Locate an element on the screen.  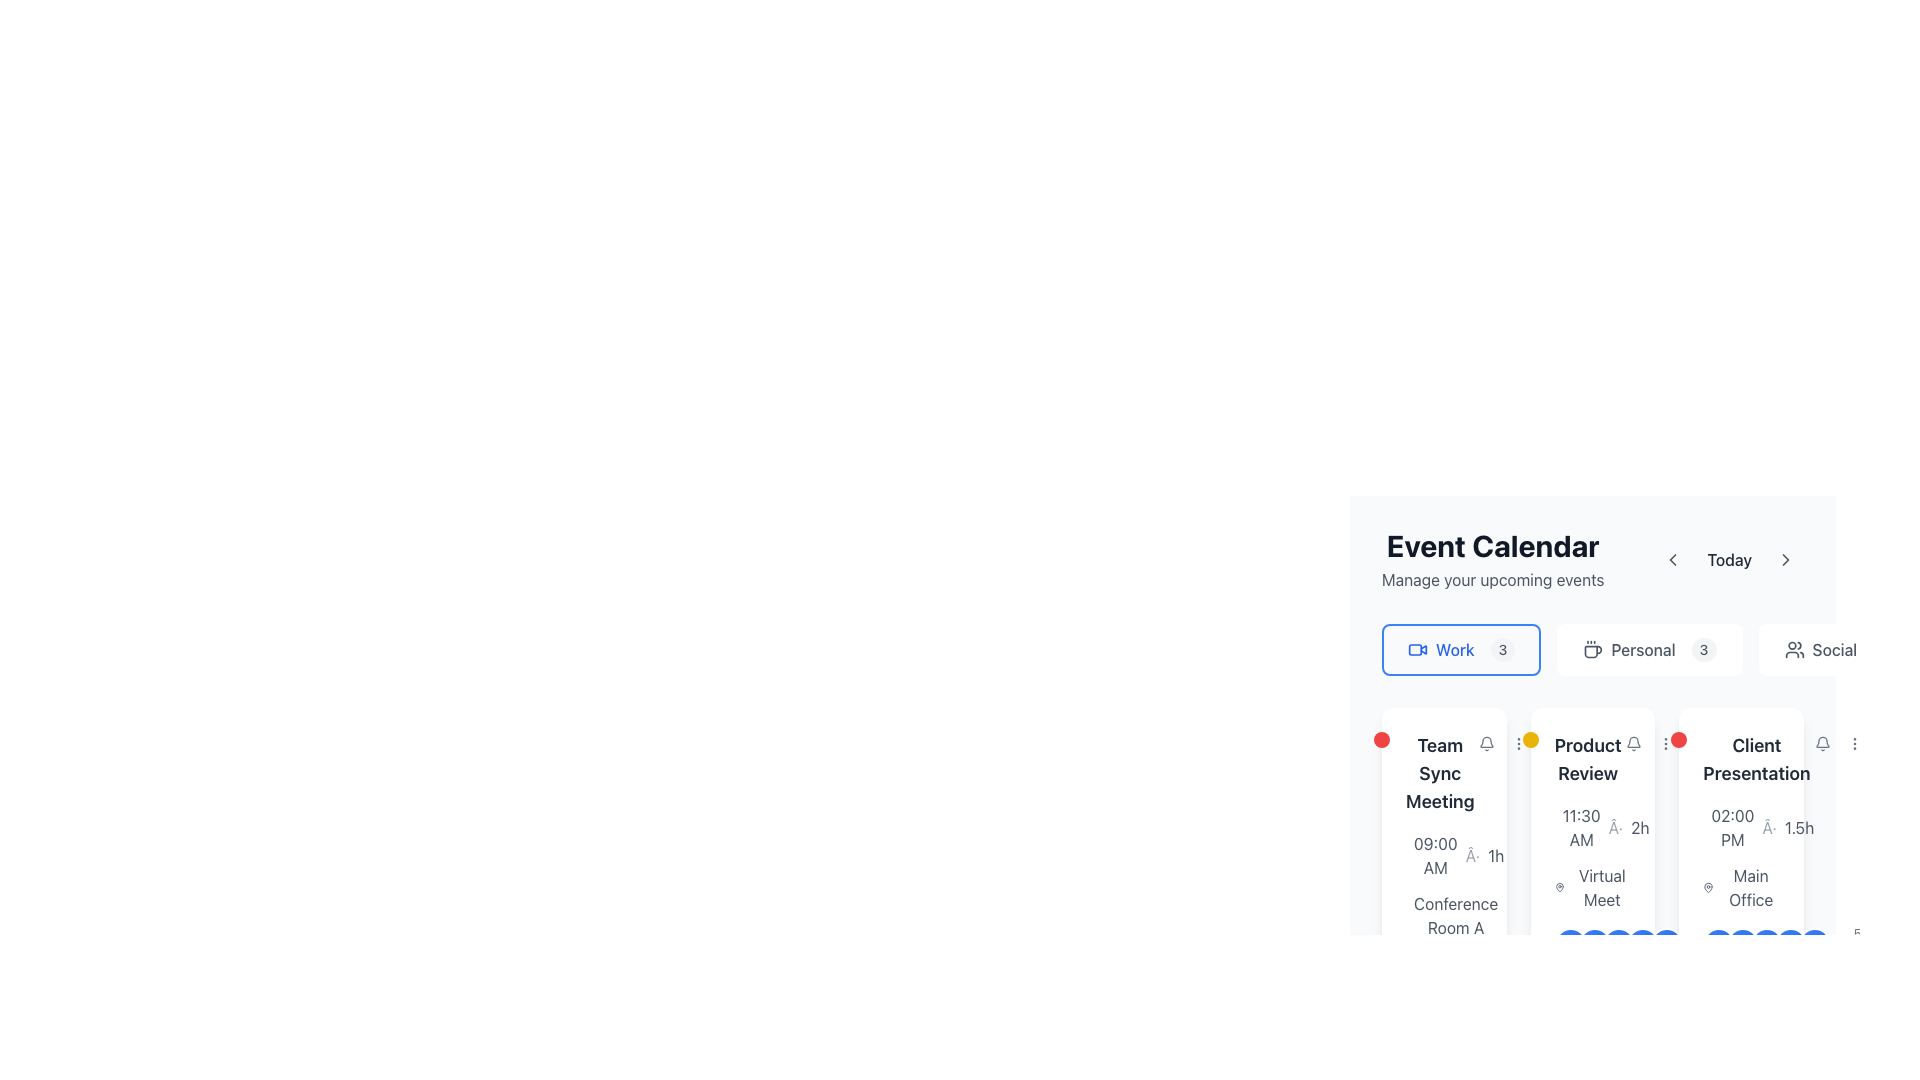
the first event card from the left under the 'Work' section in the 'Event Calendar' is located at coordinates (1444, 877).